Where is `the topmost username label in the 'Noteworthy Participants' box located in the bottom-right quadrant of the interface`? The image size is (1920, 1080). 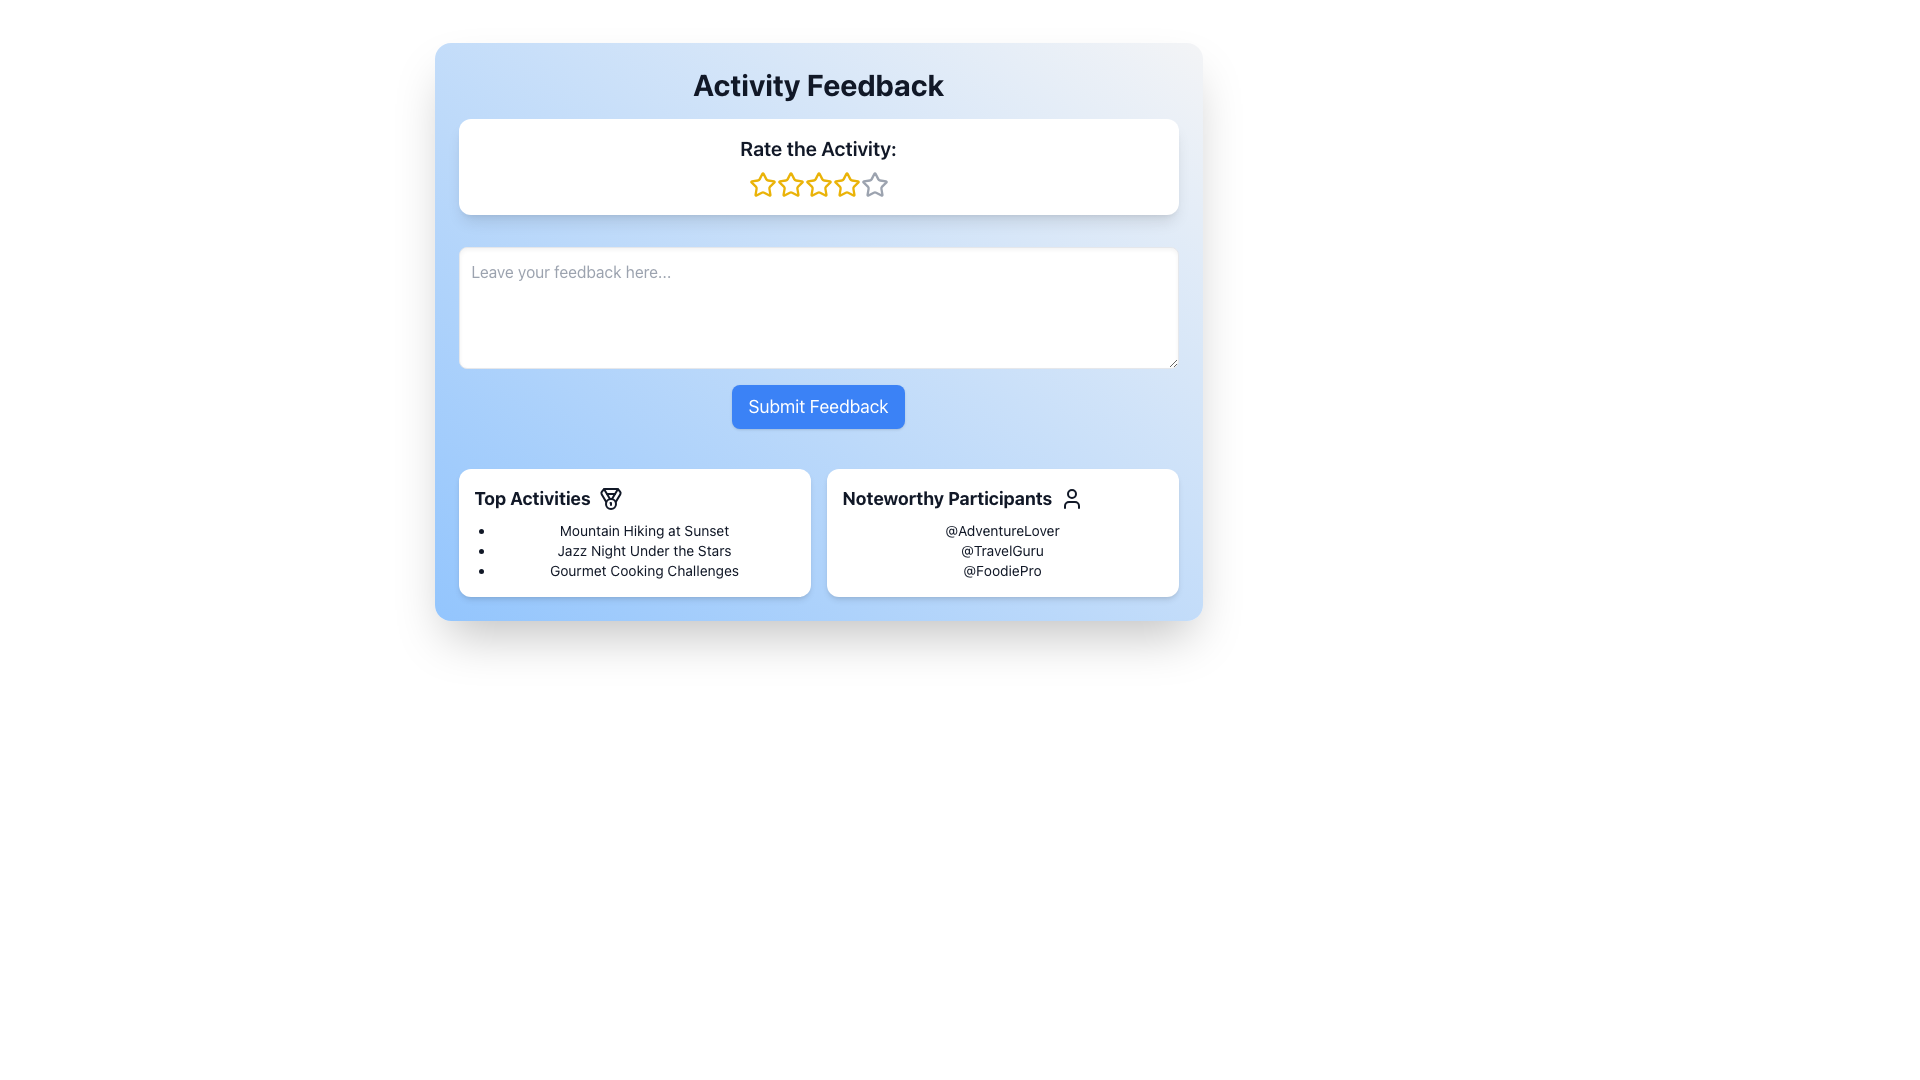 the topmost username label in the 'Noteworthy Participants' box located in the bottom-right quadrant of the interface is located at coordinates (1002, 530).